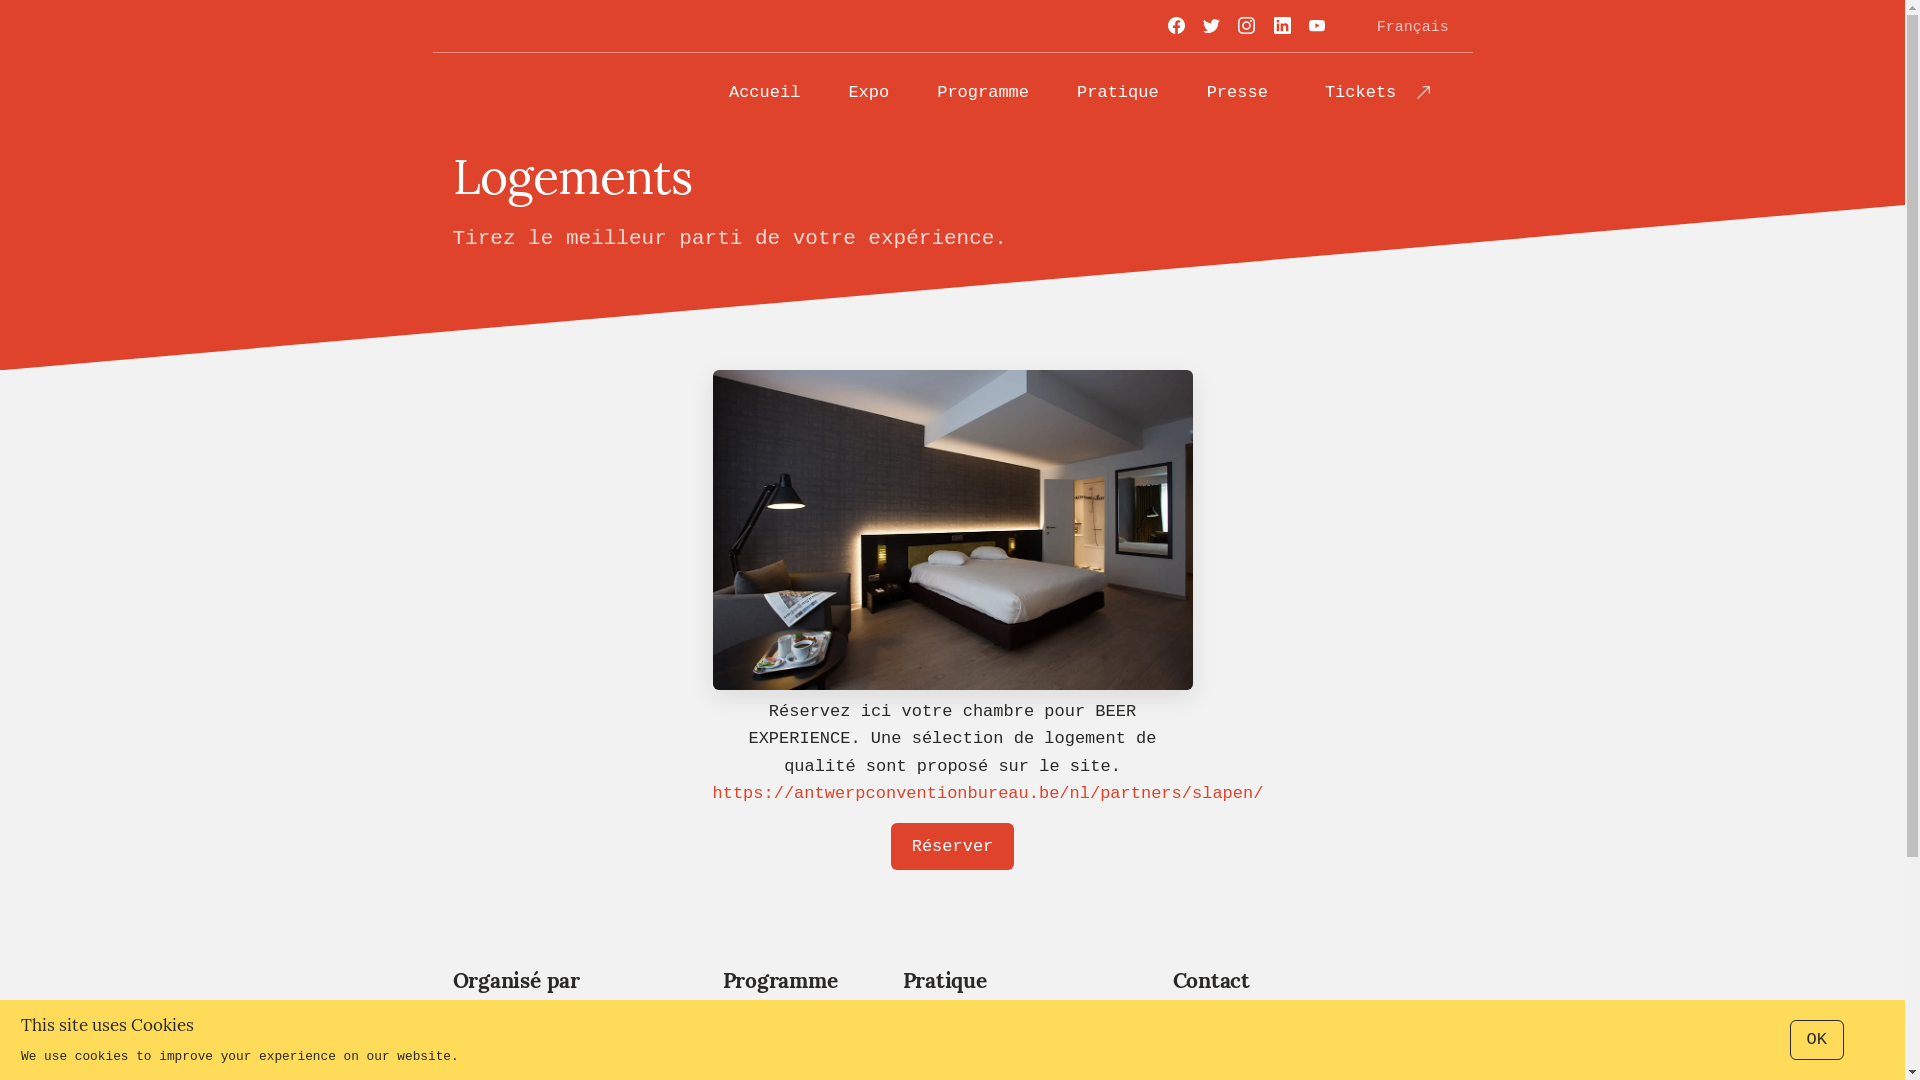 The height and width of the screenshot is (1080, 1920). Describe the element at coordinates (771, 1016) in the screenshot. I see `'Networking'` at that location.